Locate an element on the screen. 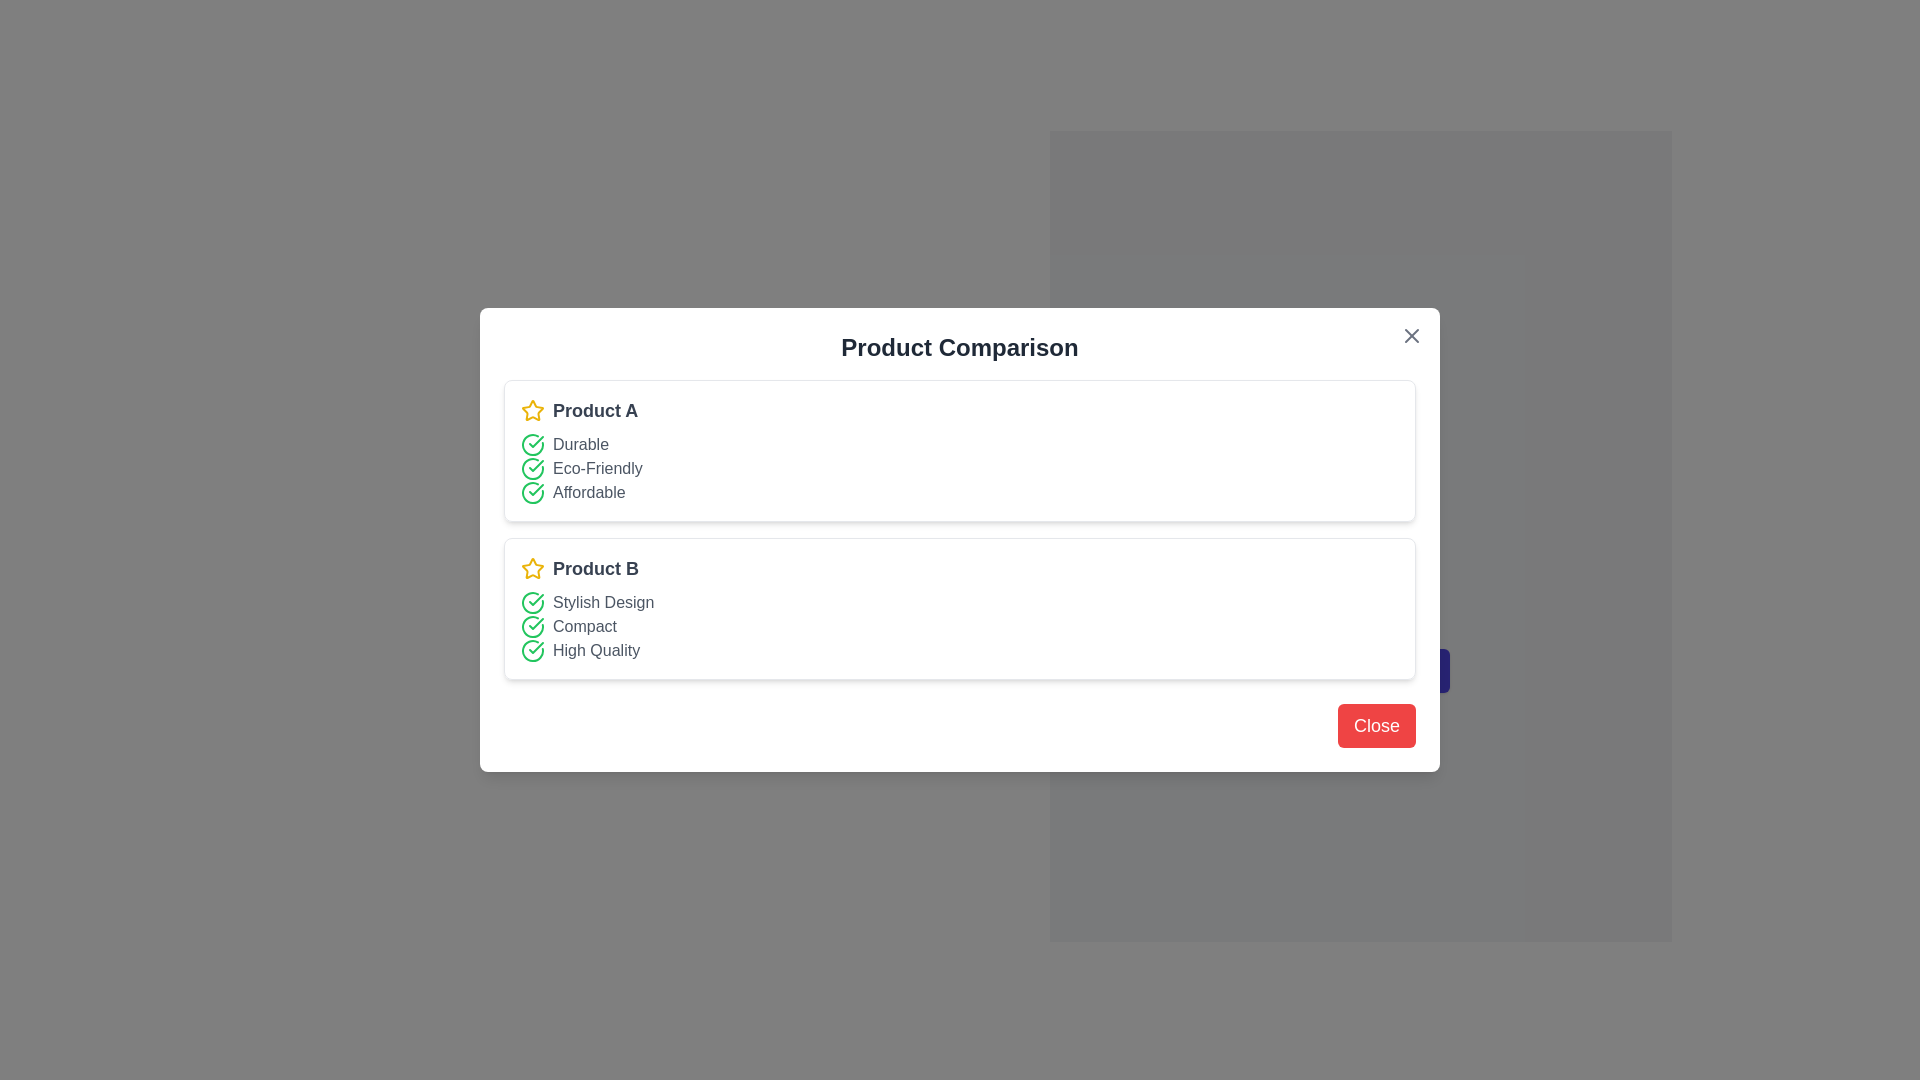 This screenshot has width=1920, height=1080. the icon indicating that the 'High Quality' feature is applicable for 'Product B', located to the left of the 'High Quality' text is located at coordinates (532, 651).